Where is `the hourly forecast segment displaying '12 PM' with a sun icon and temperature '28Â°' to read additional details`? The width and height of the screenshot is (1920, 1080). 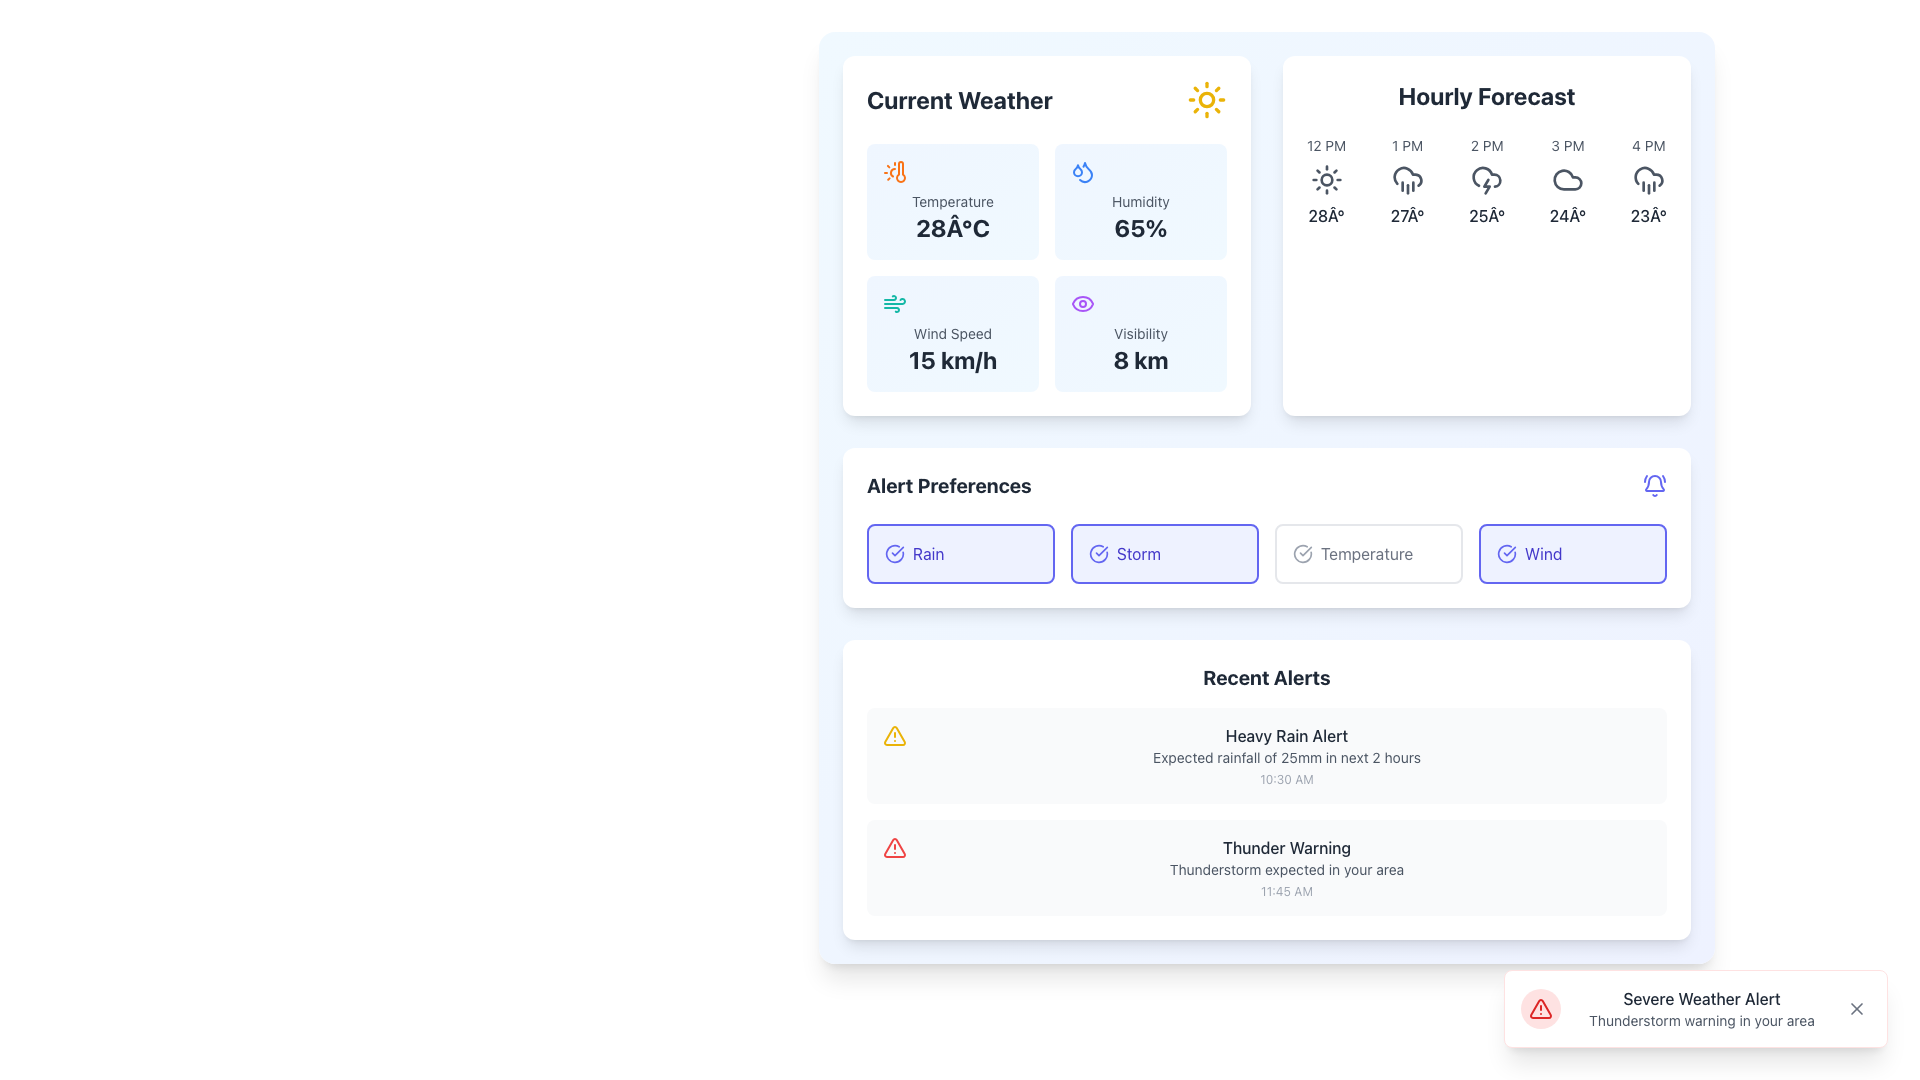 the hourly forecast segment displaying '12 PM' with a sun icon and temperature '28Â°' to read additional details is located at coordinates (1326, 181).